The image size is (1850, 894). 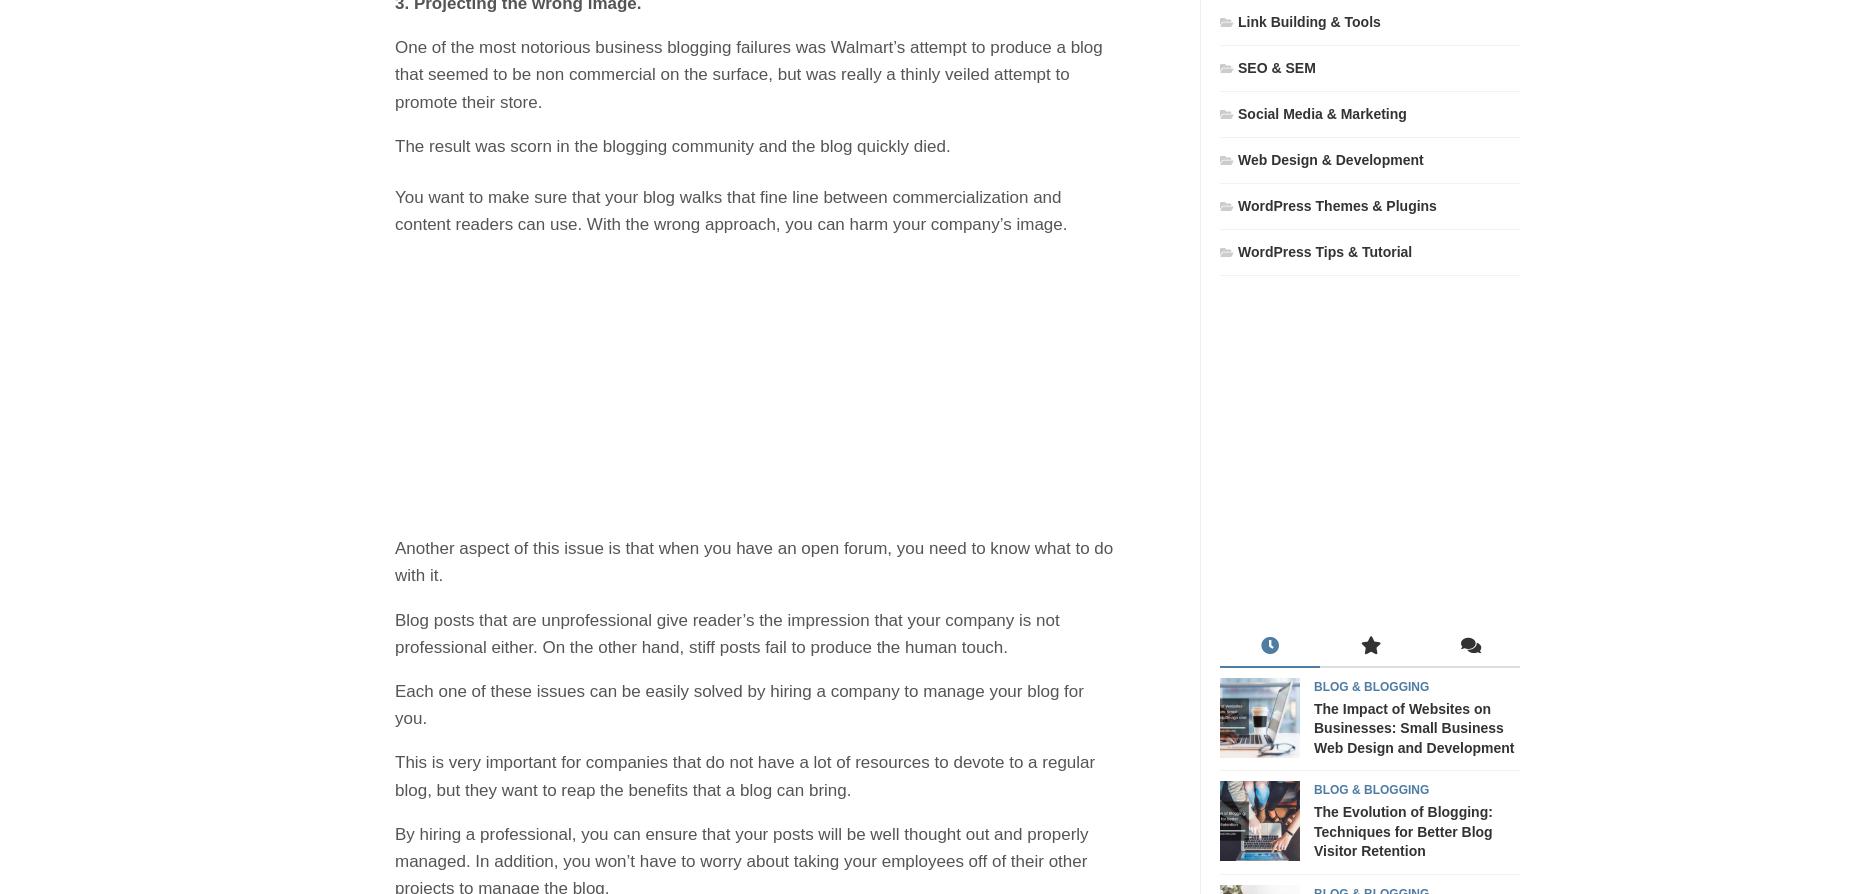 What do you see at coordinates (1237, 159) in the screenshot?
I see `'Web Design & Development'` at bounding box center [1237, 159].